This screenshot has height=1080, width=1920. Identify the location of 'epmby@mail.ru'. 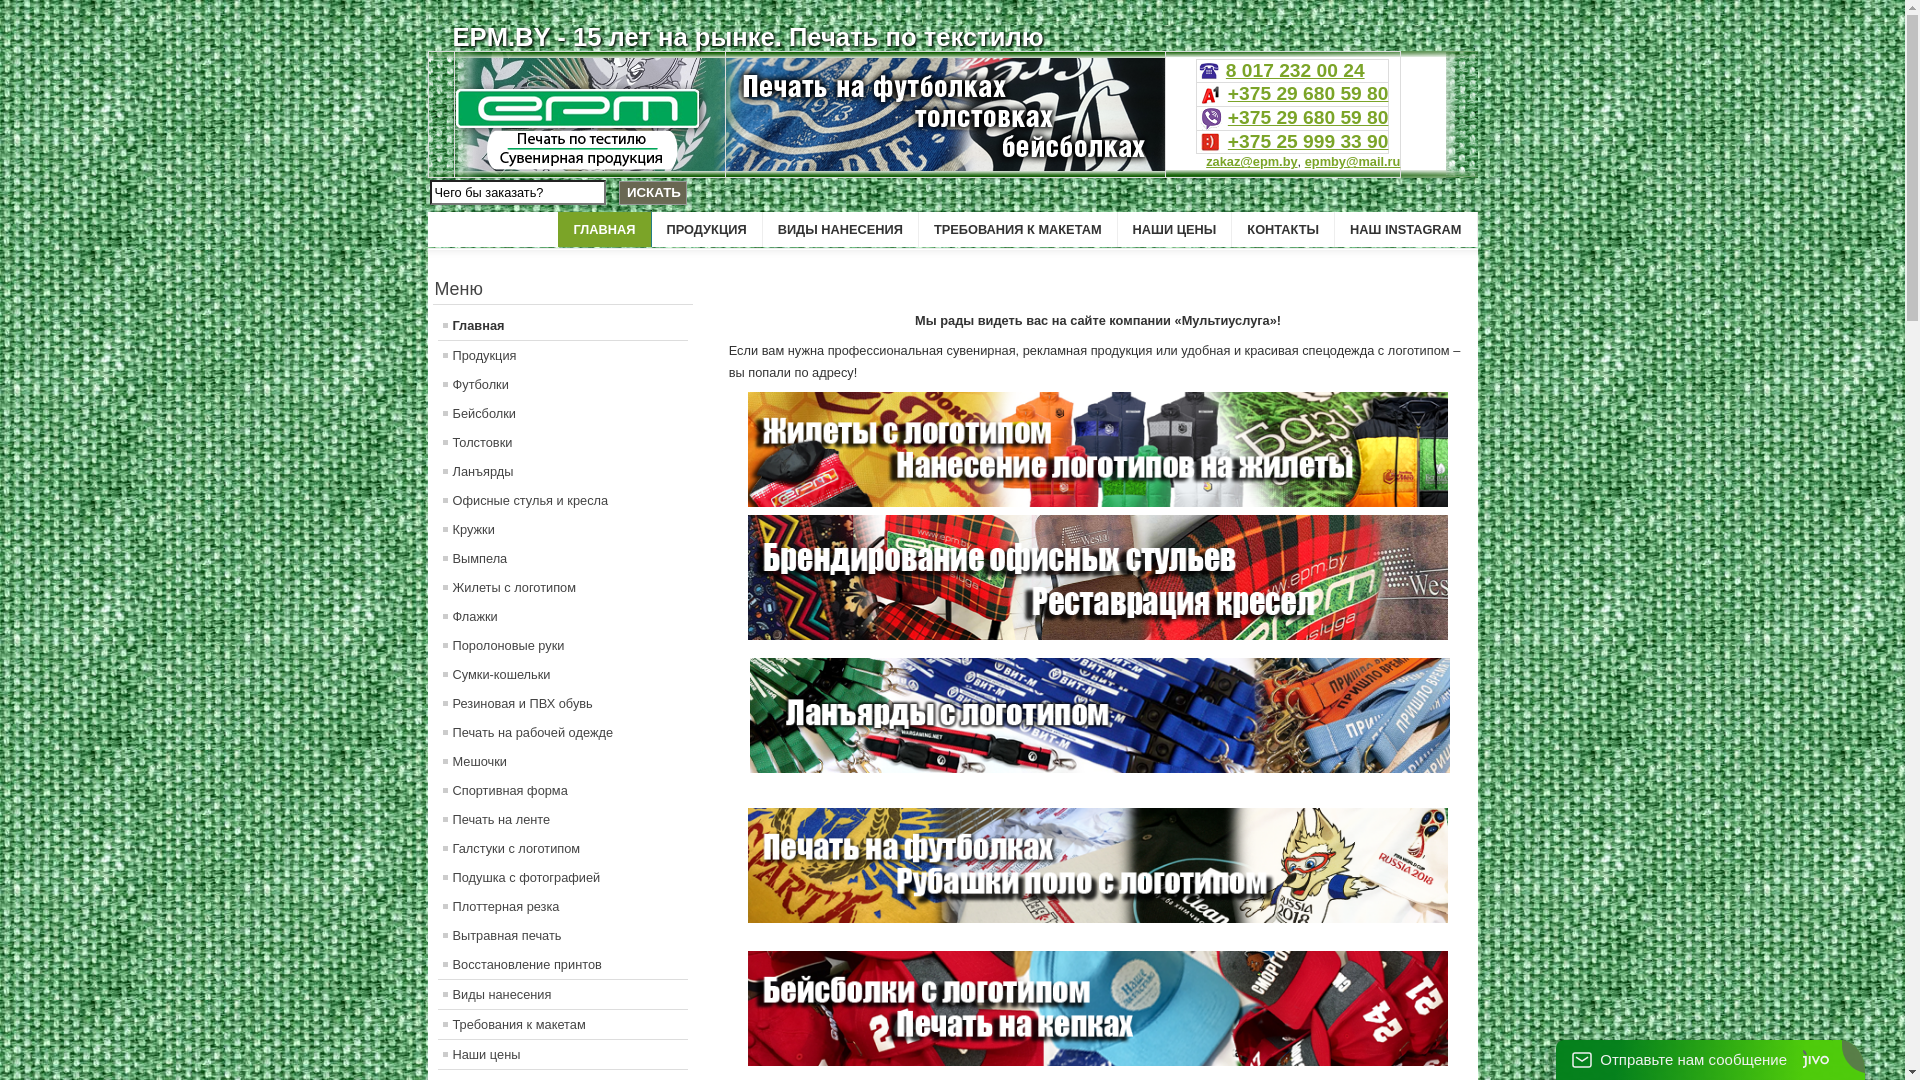
(1353, 160).